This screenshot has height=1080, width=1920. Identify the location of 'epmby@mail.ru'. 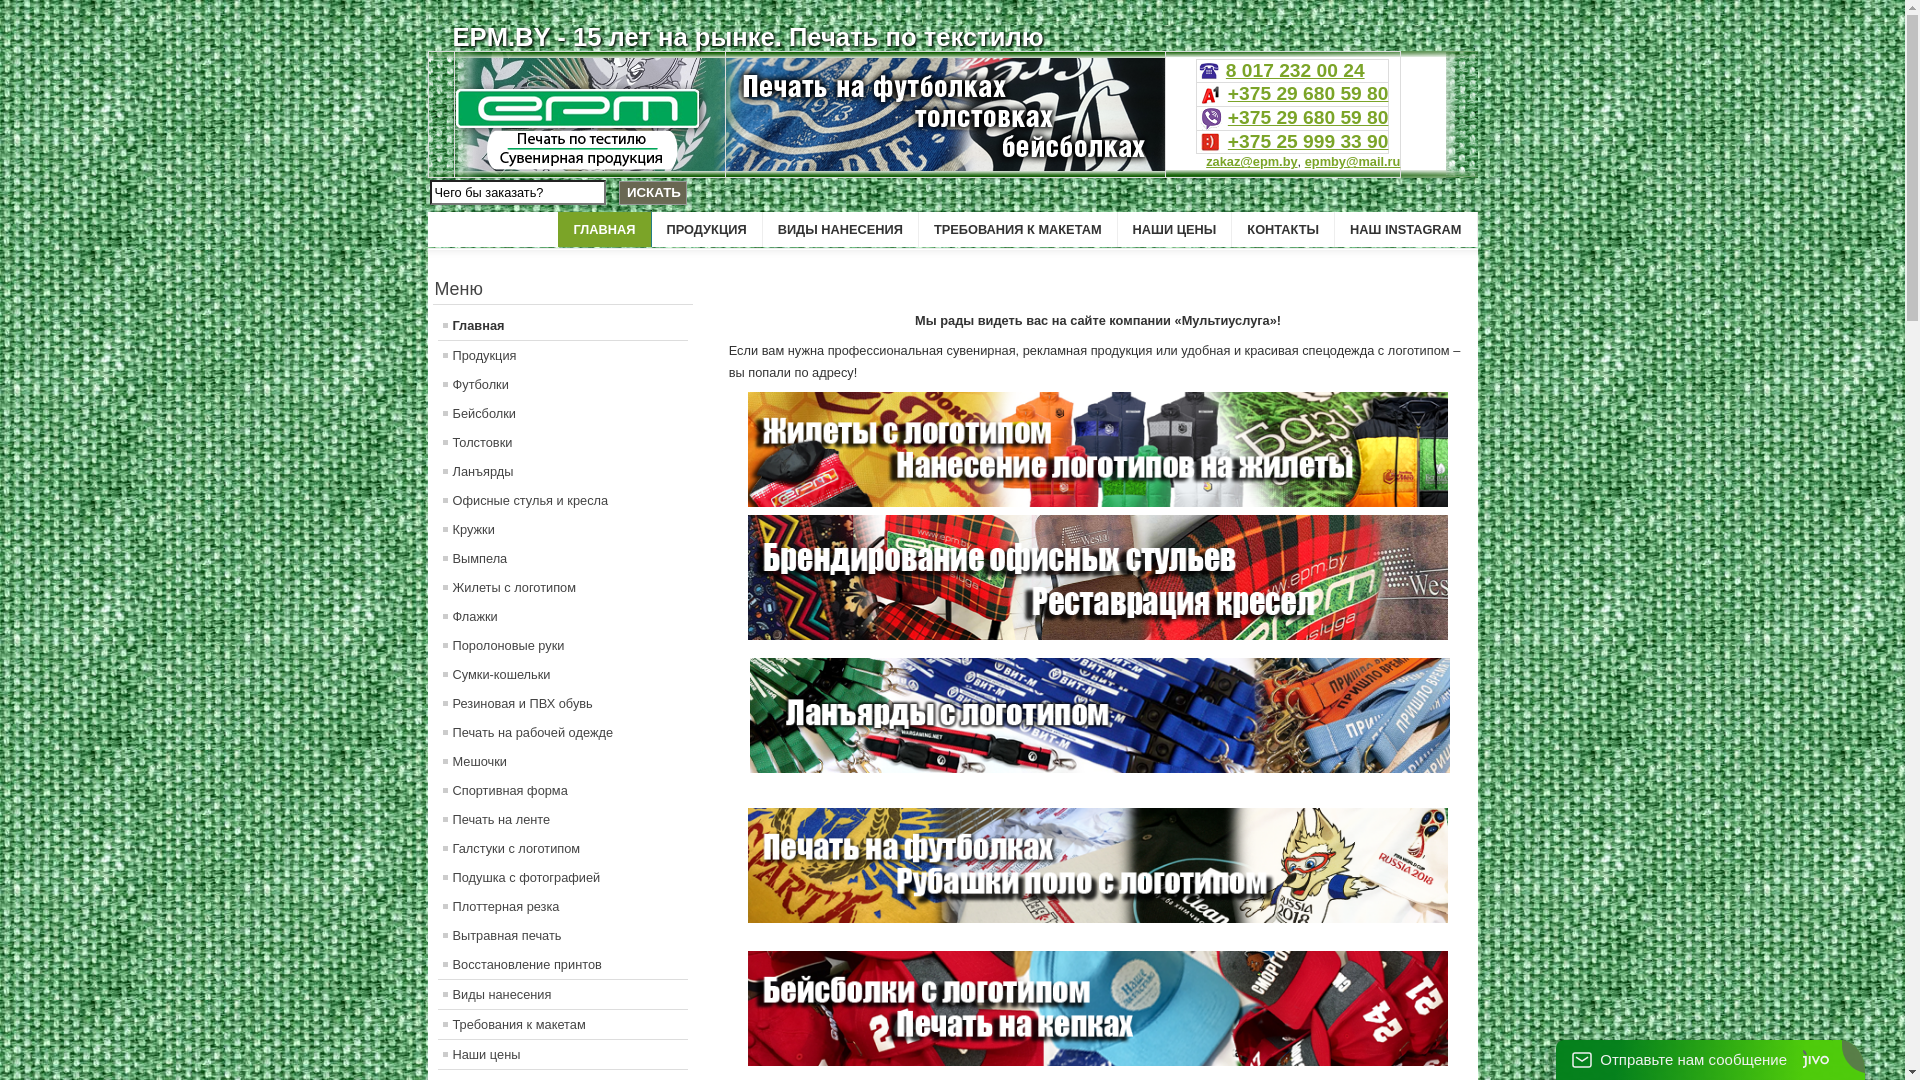
(1353, 160).